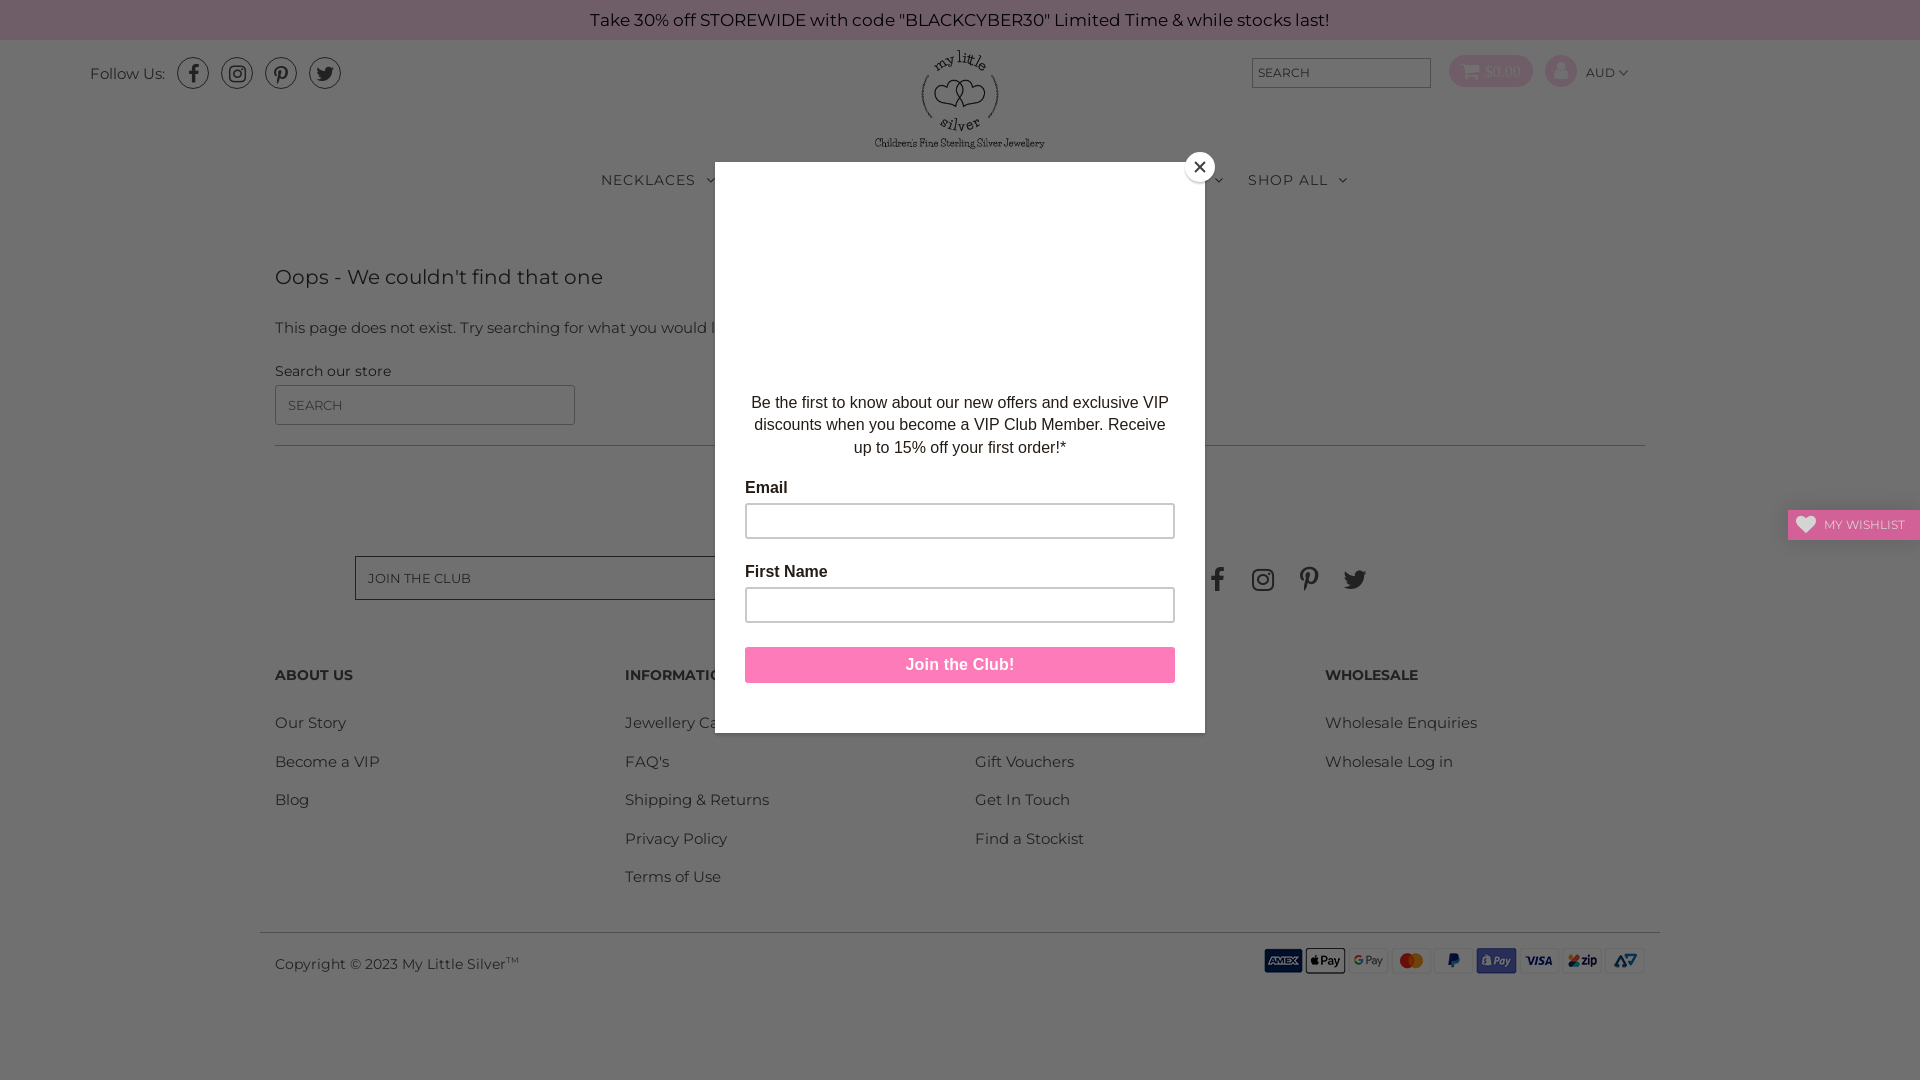  Describe the element at coordinates (1400, 722) in the screenshot. I see `'Wholesale Enquiries'` at that location.